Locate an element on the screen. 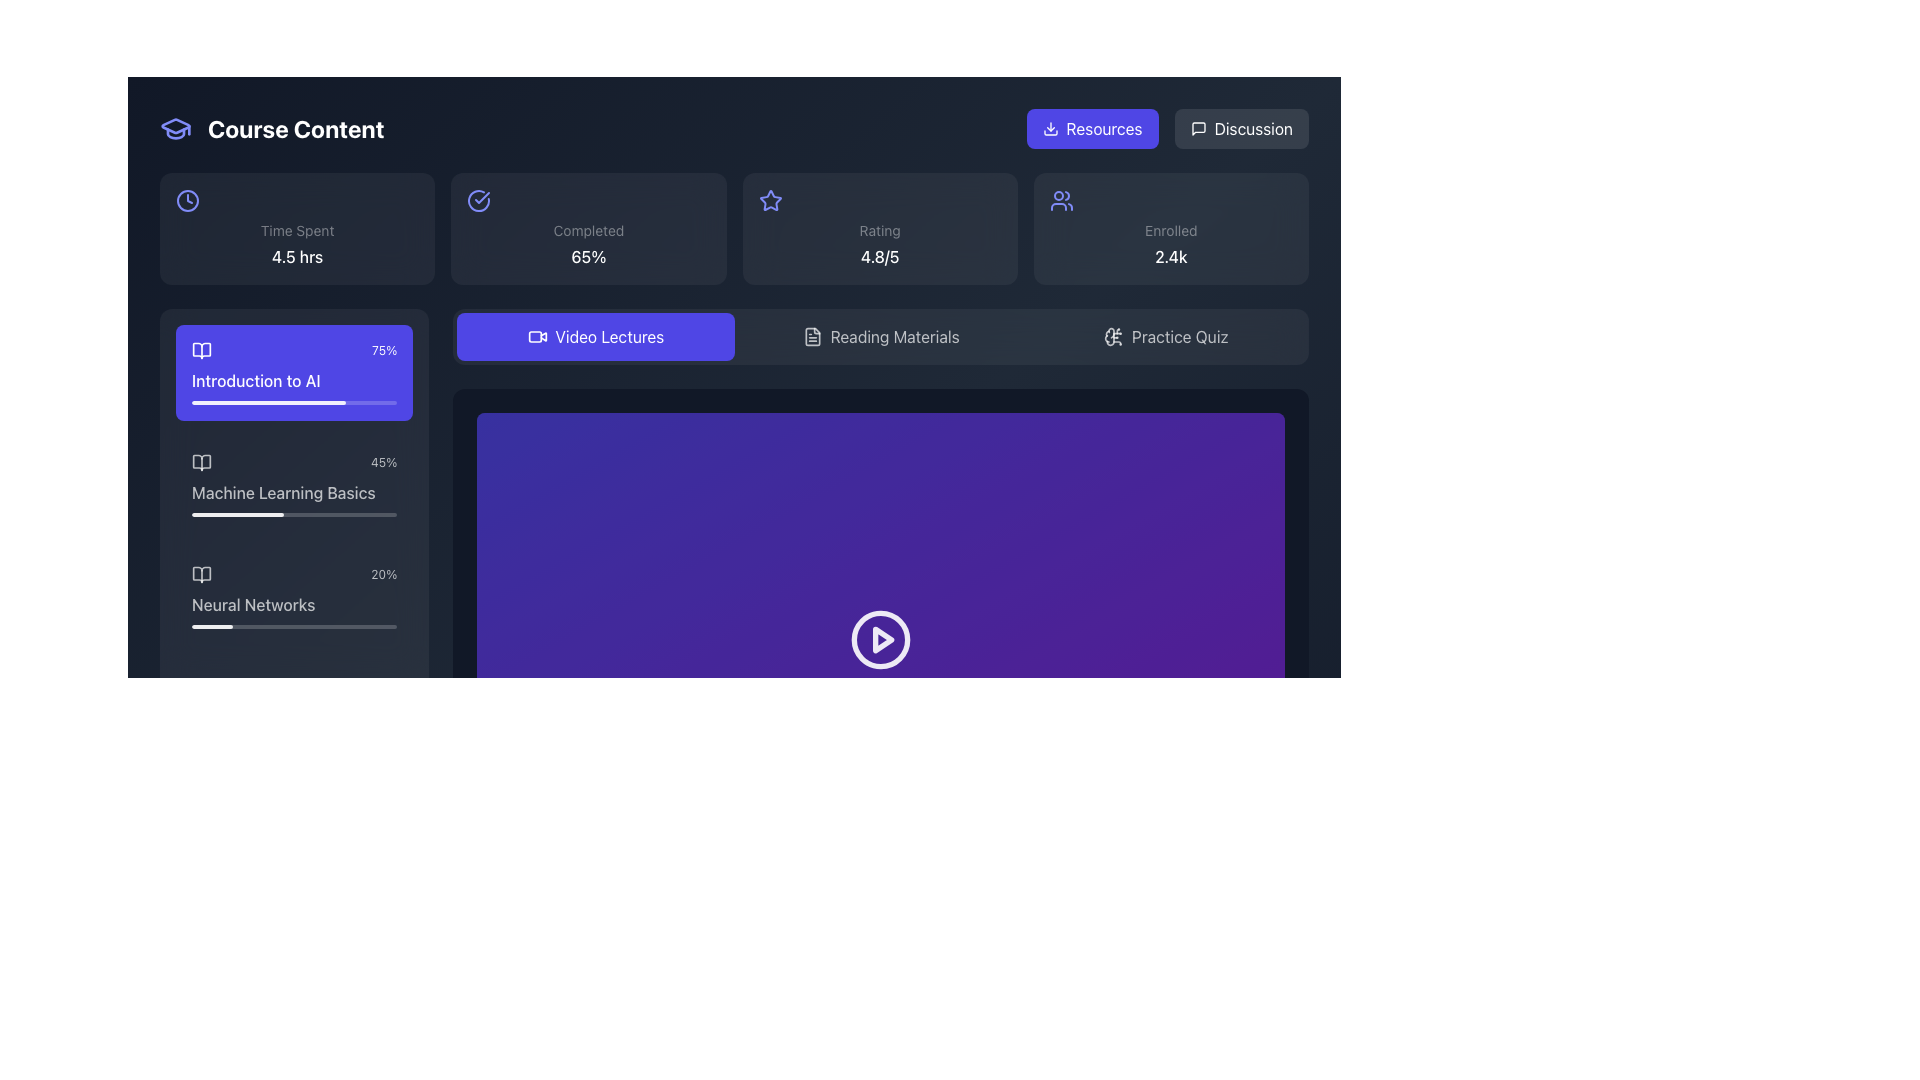 Image resolution: width=1920 pixels, height=1080 pixels. the open book icon located in the 'Introduction to AI' section, which is positioned to the left of the title 'Introduction to AI' is located at coordinates (201, 350).